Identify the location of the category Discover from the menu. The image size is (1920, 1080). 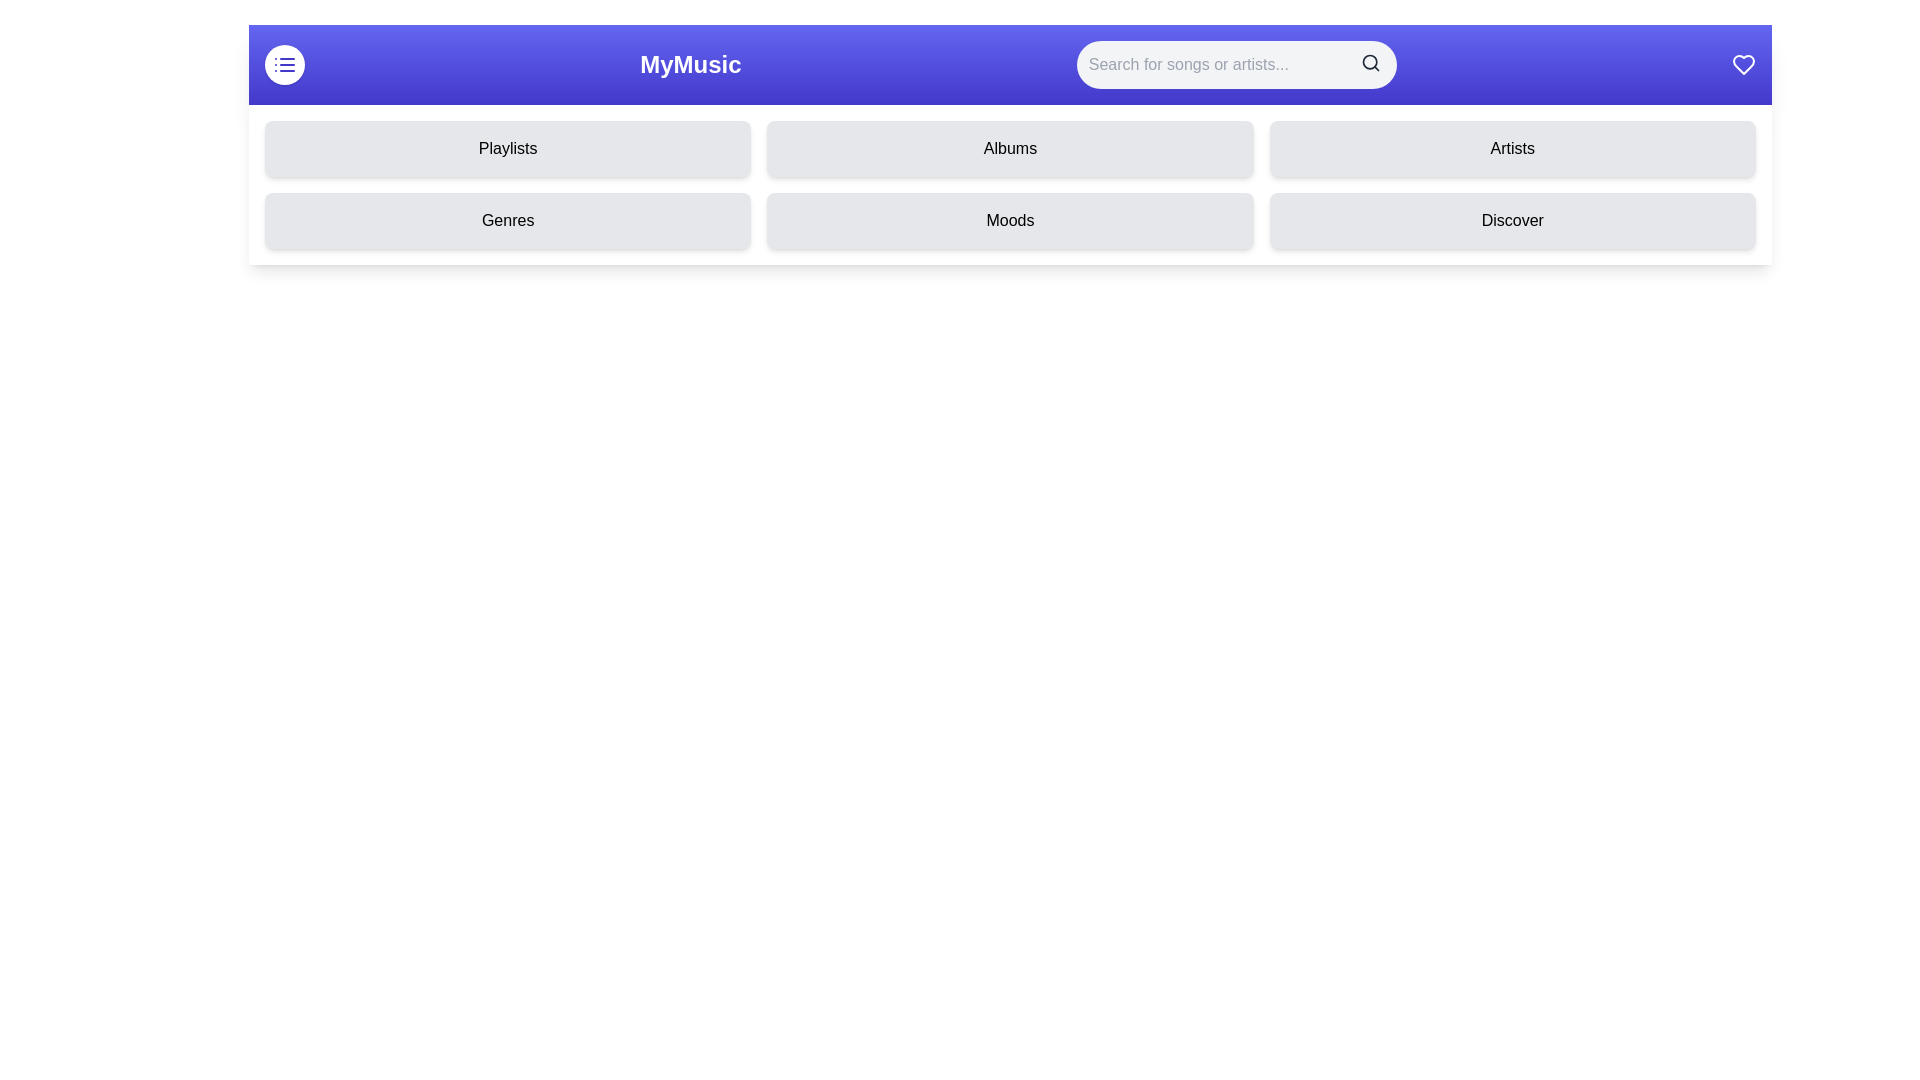
(1512, 220).